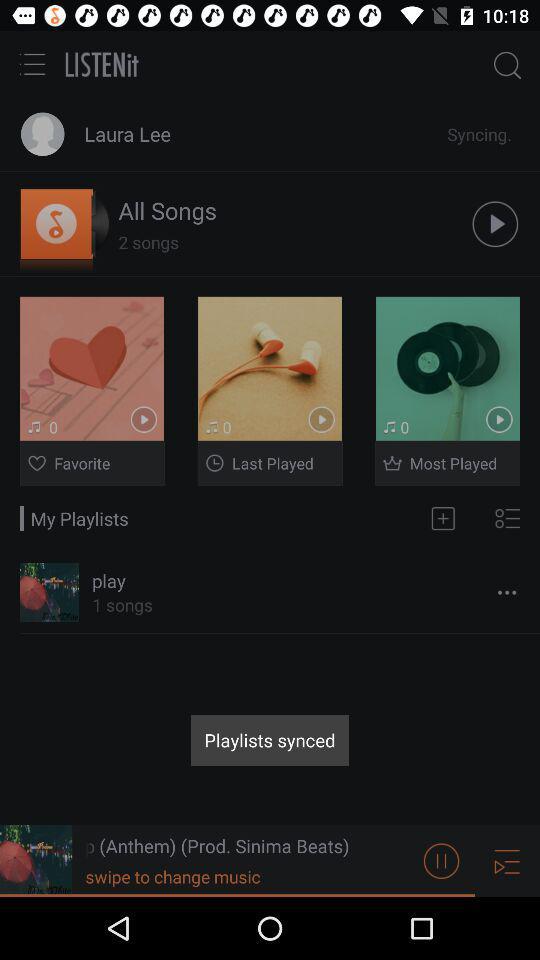  What do you see at coordinates (441, 921) in the screenshot?
I see `the pause icon` at bounding box center [441, 921].